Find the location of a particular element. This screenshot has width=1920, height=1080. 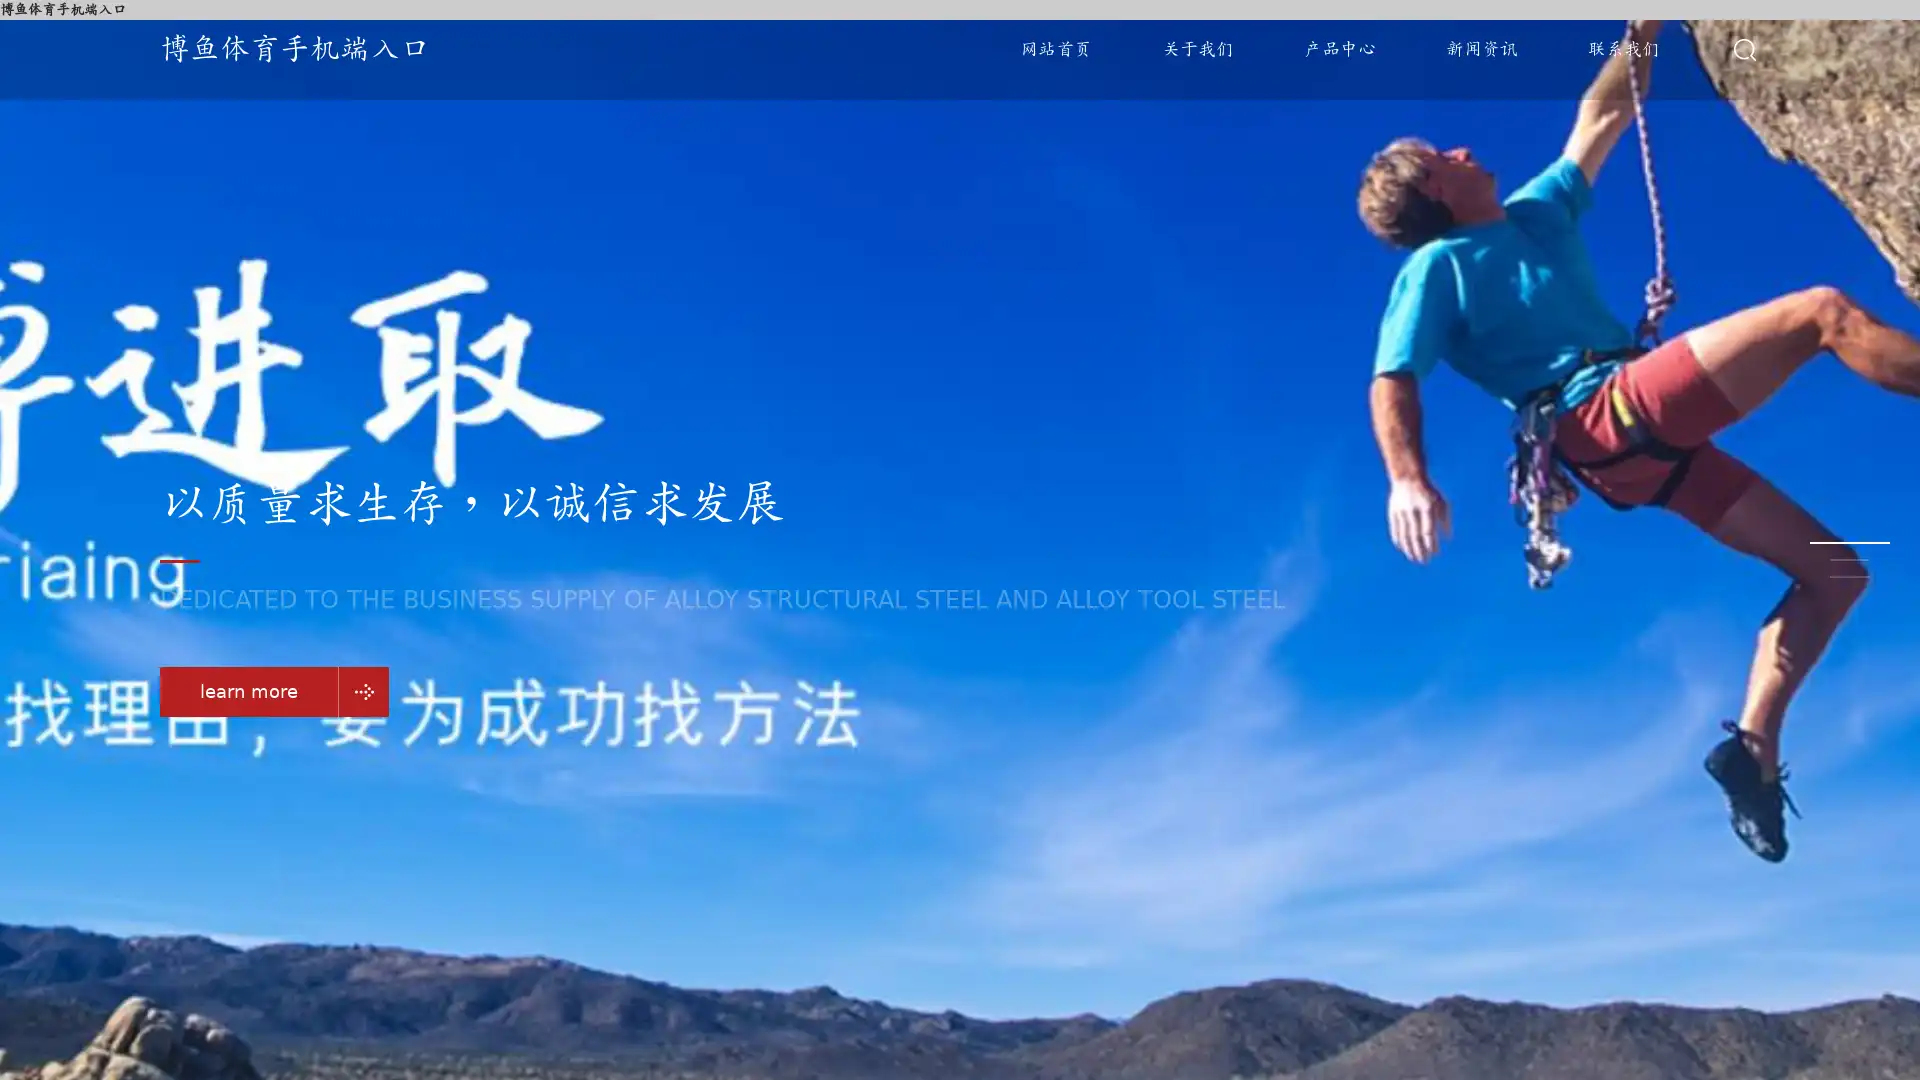

Go to slide 3 is located at coordinates (1848, 577).